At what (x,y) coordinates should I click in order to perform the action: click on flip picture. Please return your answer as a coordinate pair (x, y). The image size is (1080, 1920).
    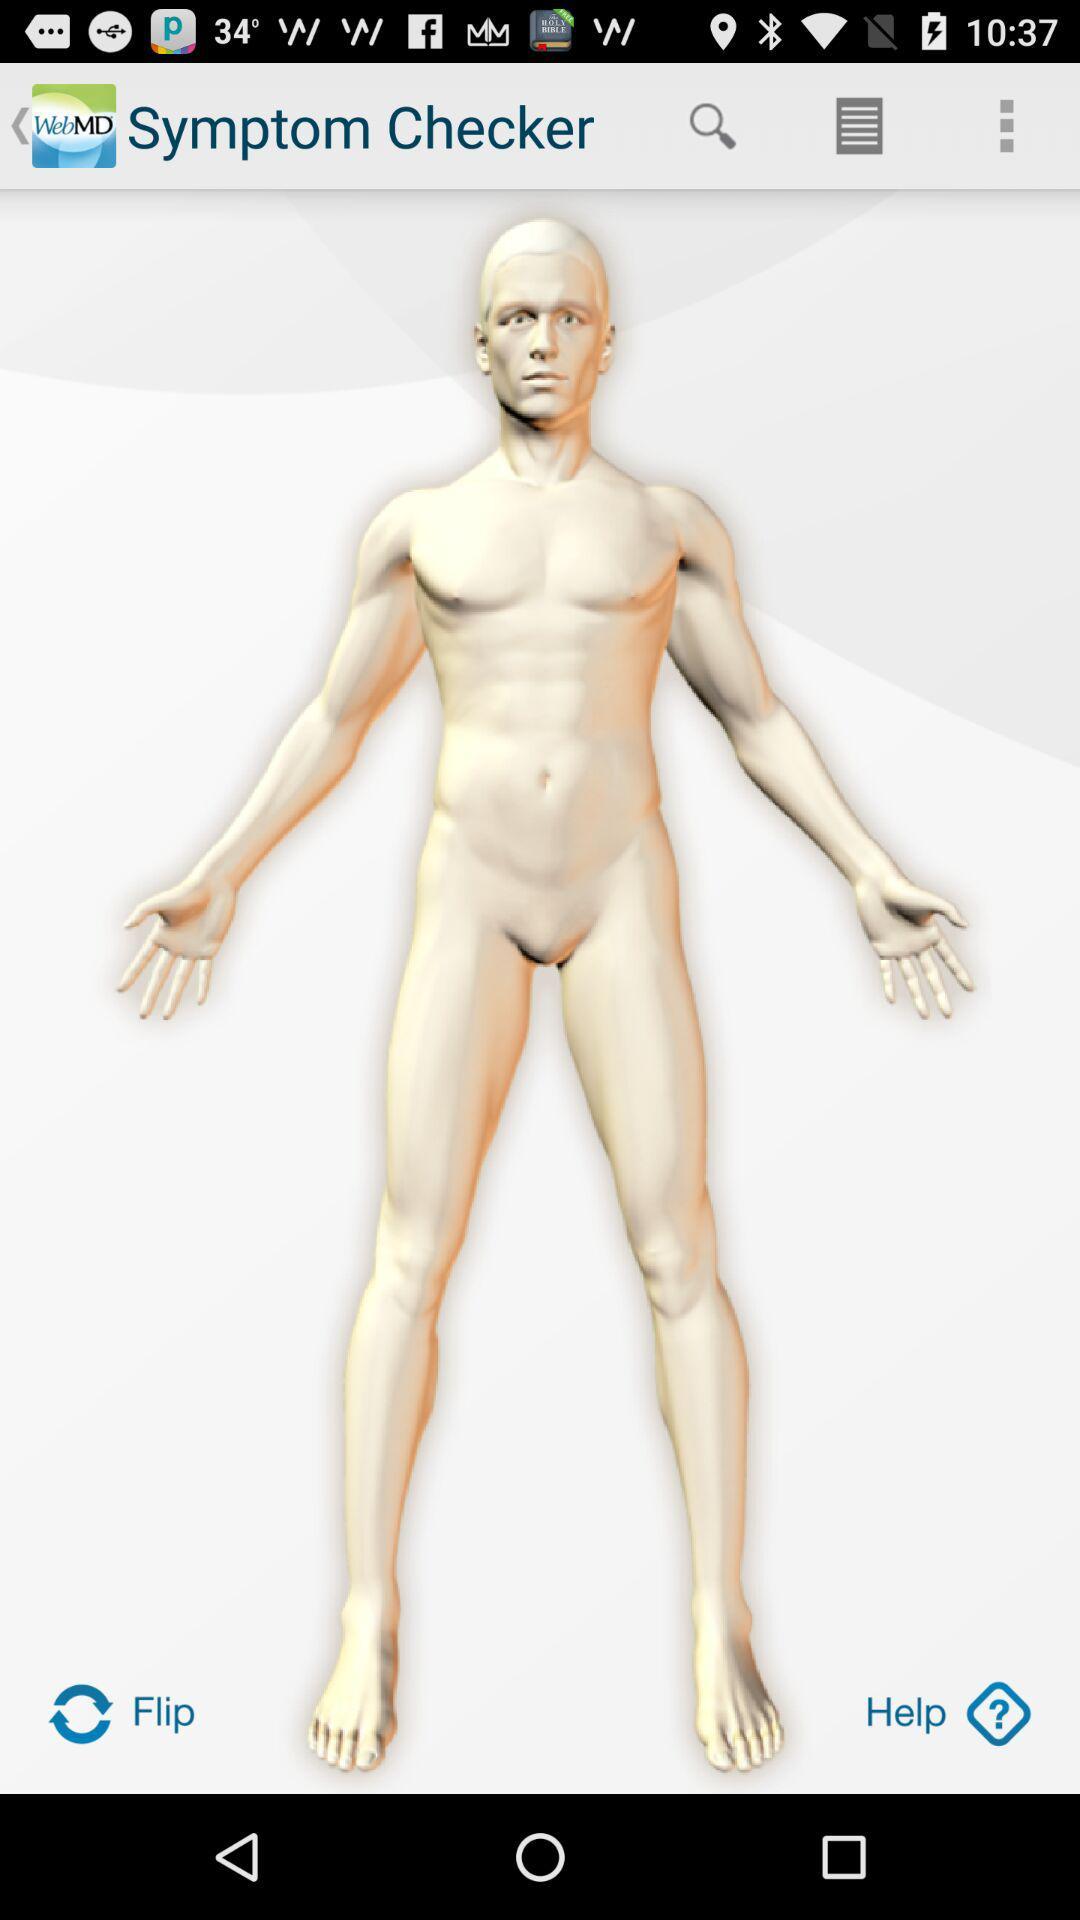
    Looking at the image, I should click on (131, 1712).